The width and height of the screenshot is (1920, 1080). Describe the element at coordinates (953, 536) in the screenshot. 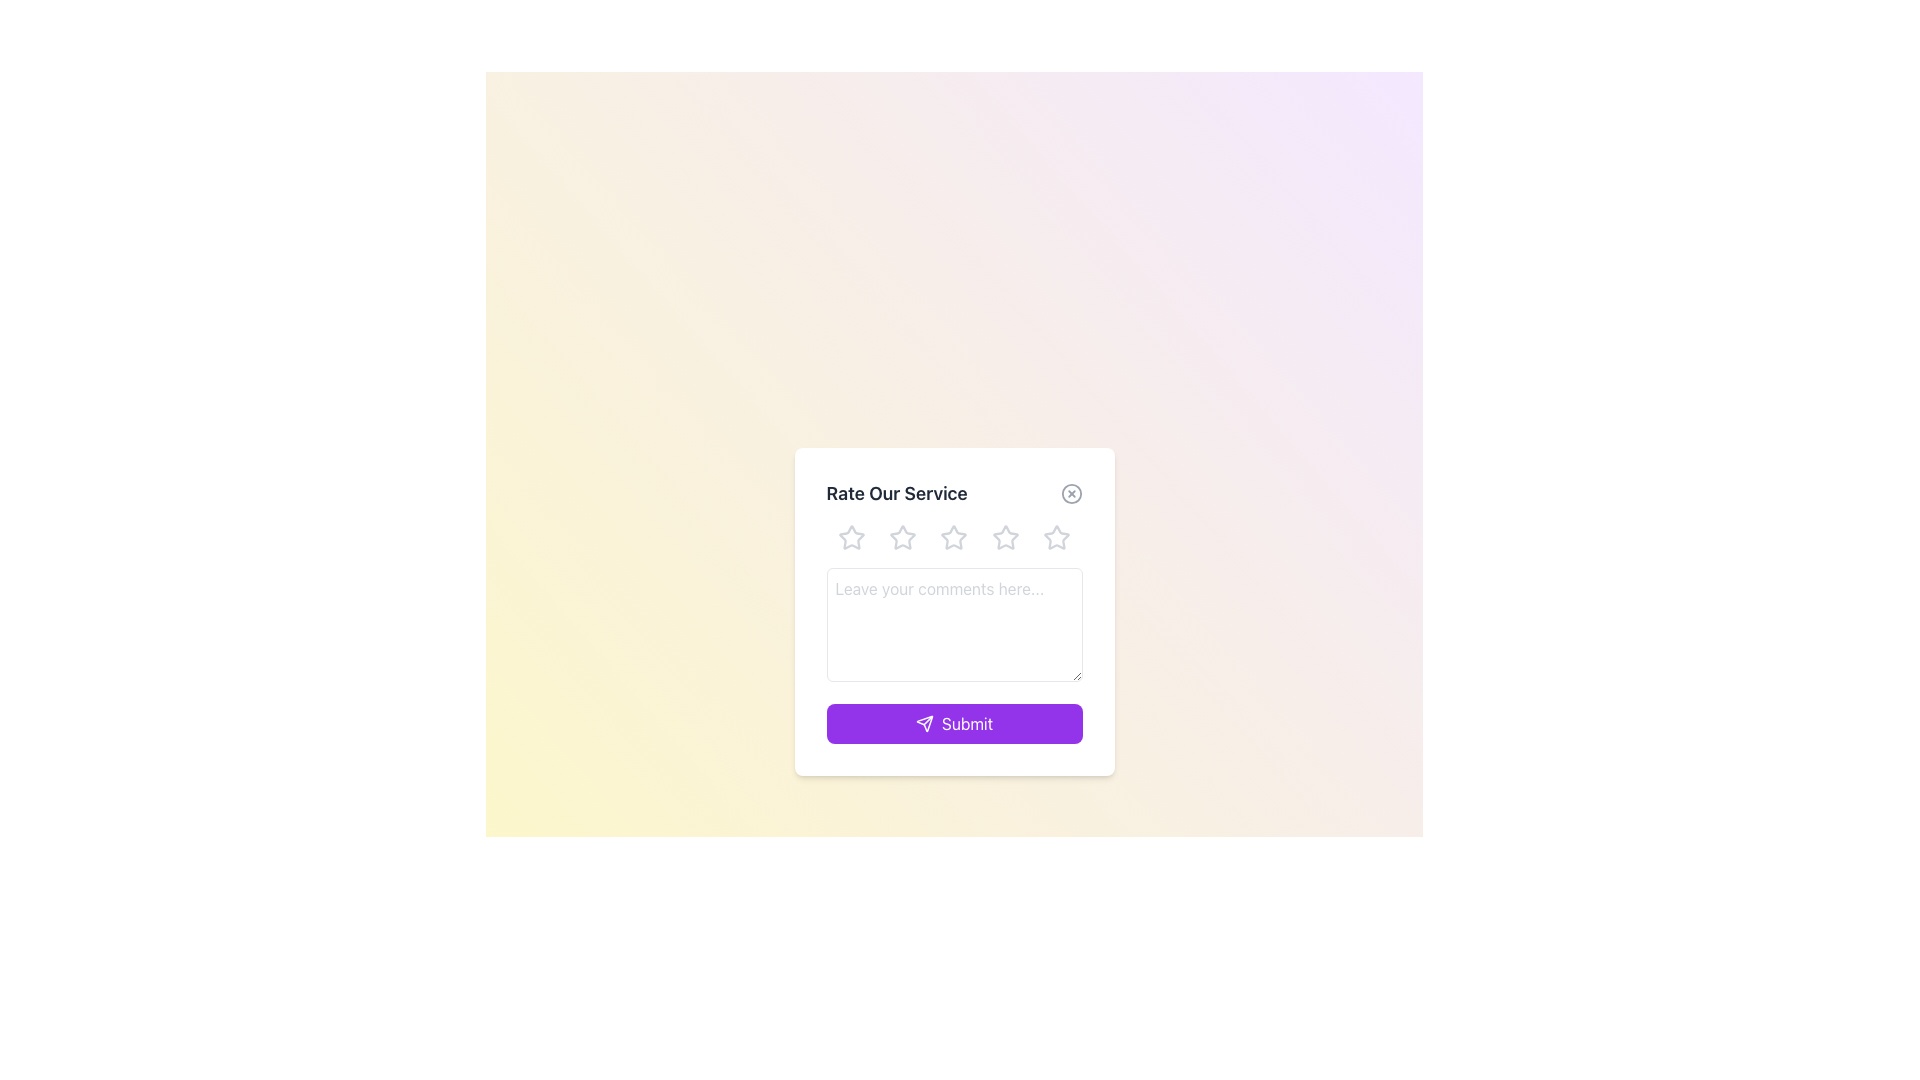

I see `the third star icon in a horizontal row of five identical stars, which is styled in light gray color, to trigger hover effects` at that location.